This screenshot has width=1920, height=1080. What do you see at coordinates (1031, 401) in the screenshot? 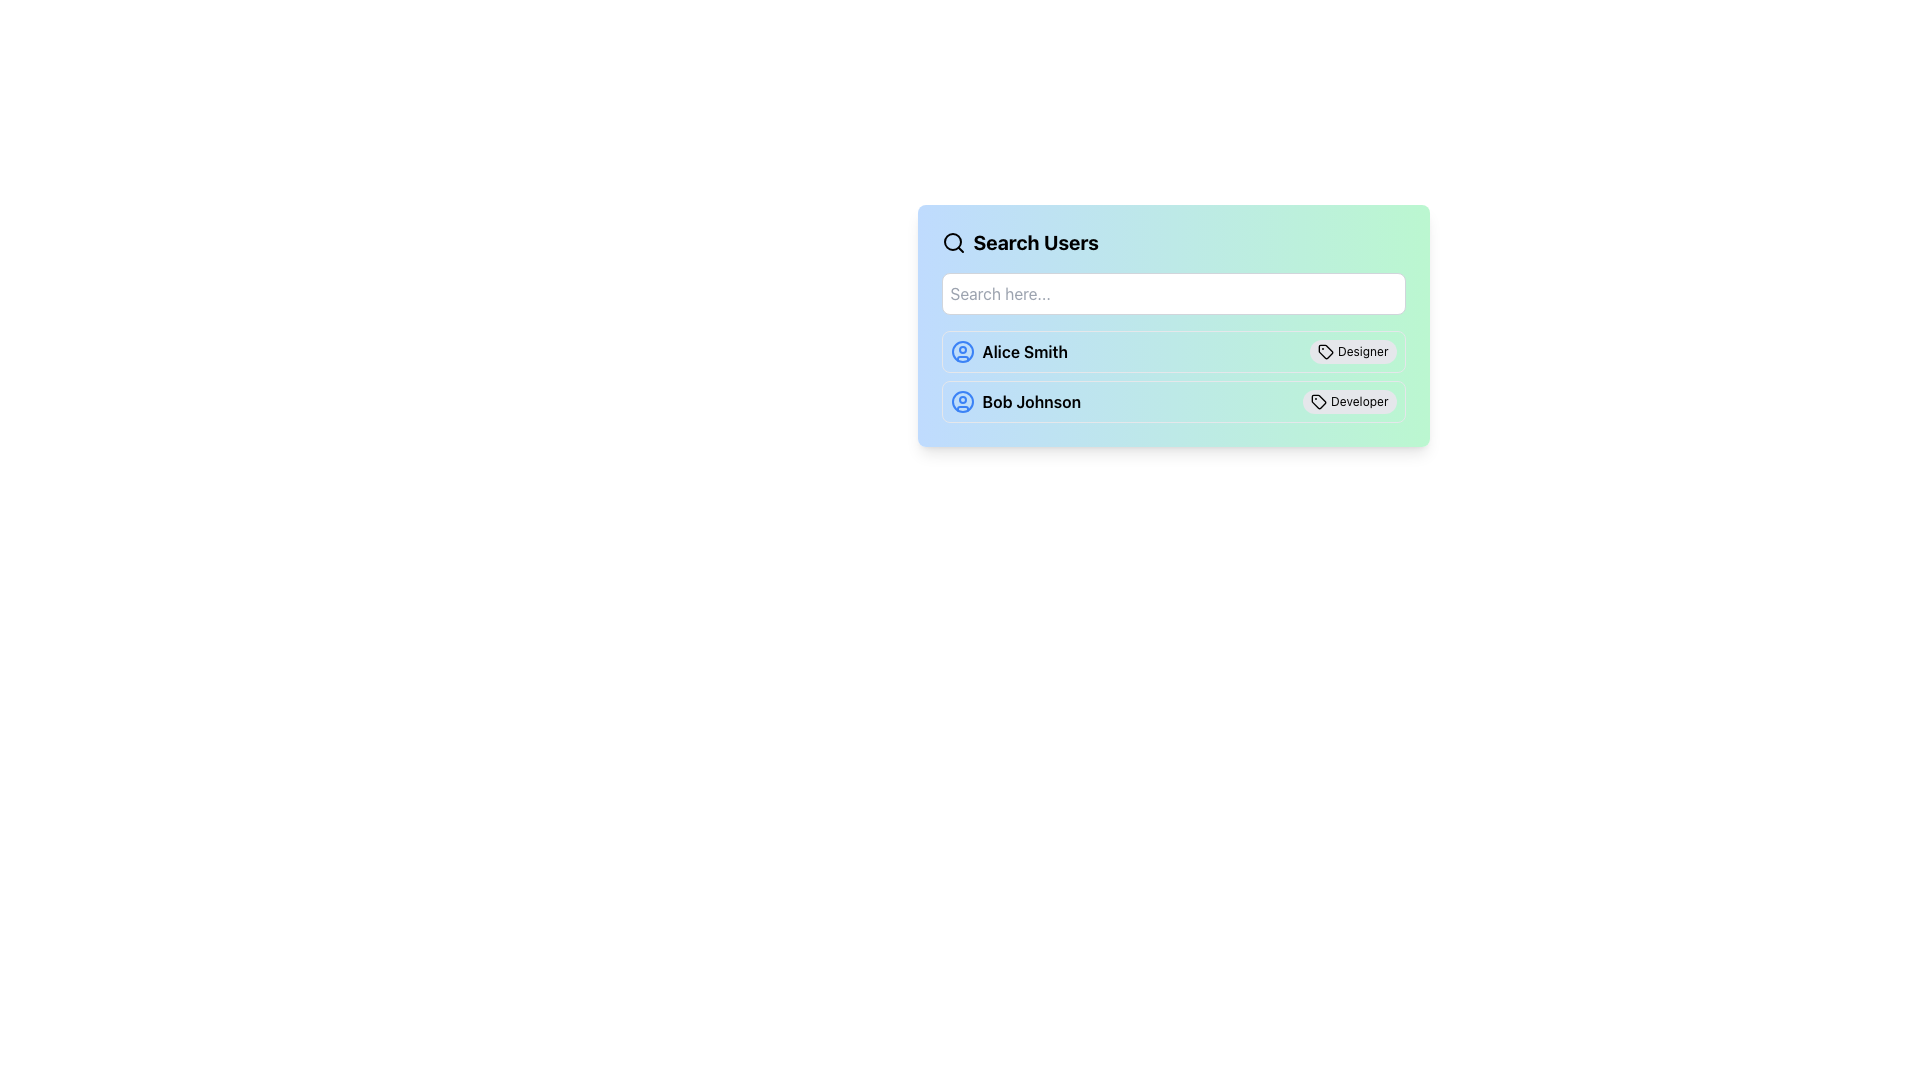
I see `the bold text label displaying 'Bob Johnson', which is positioned adjacent to a rounded avatar icon with a blue accent` at bounding box center [1031, 401].